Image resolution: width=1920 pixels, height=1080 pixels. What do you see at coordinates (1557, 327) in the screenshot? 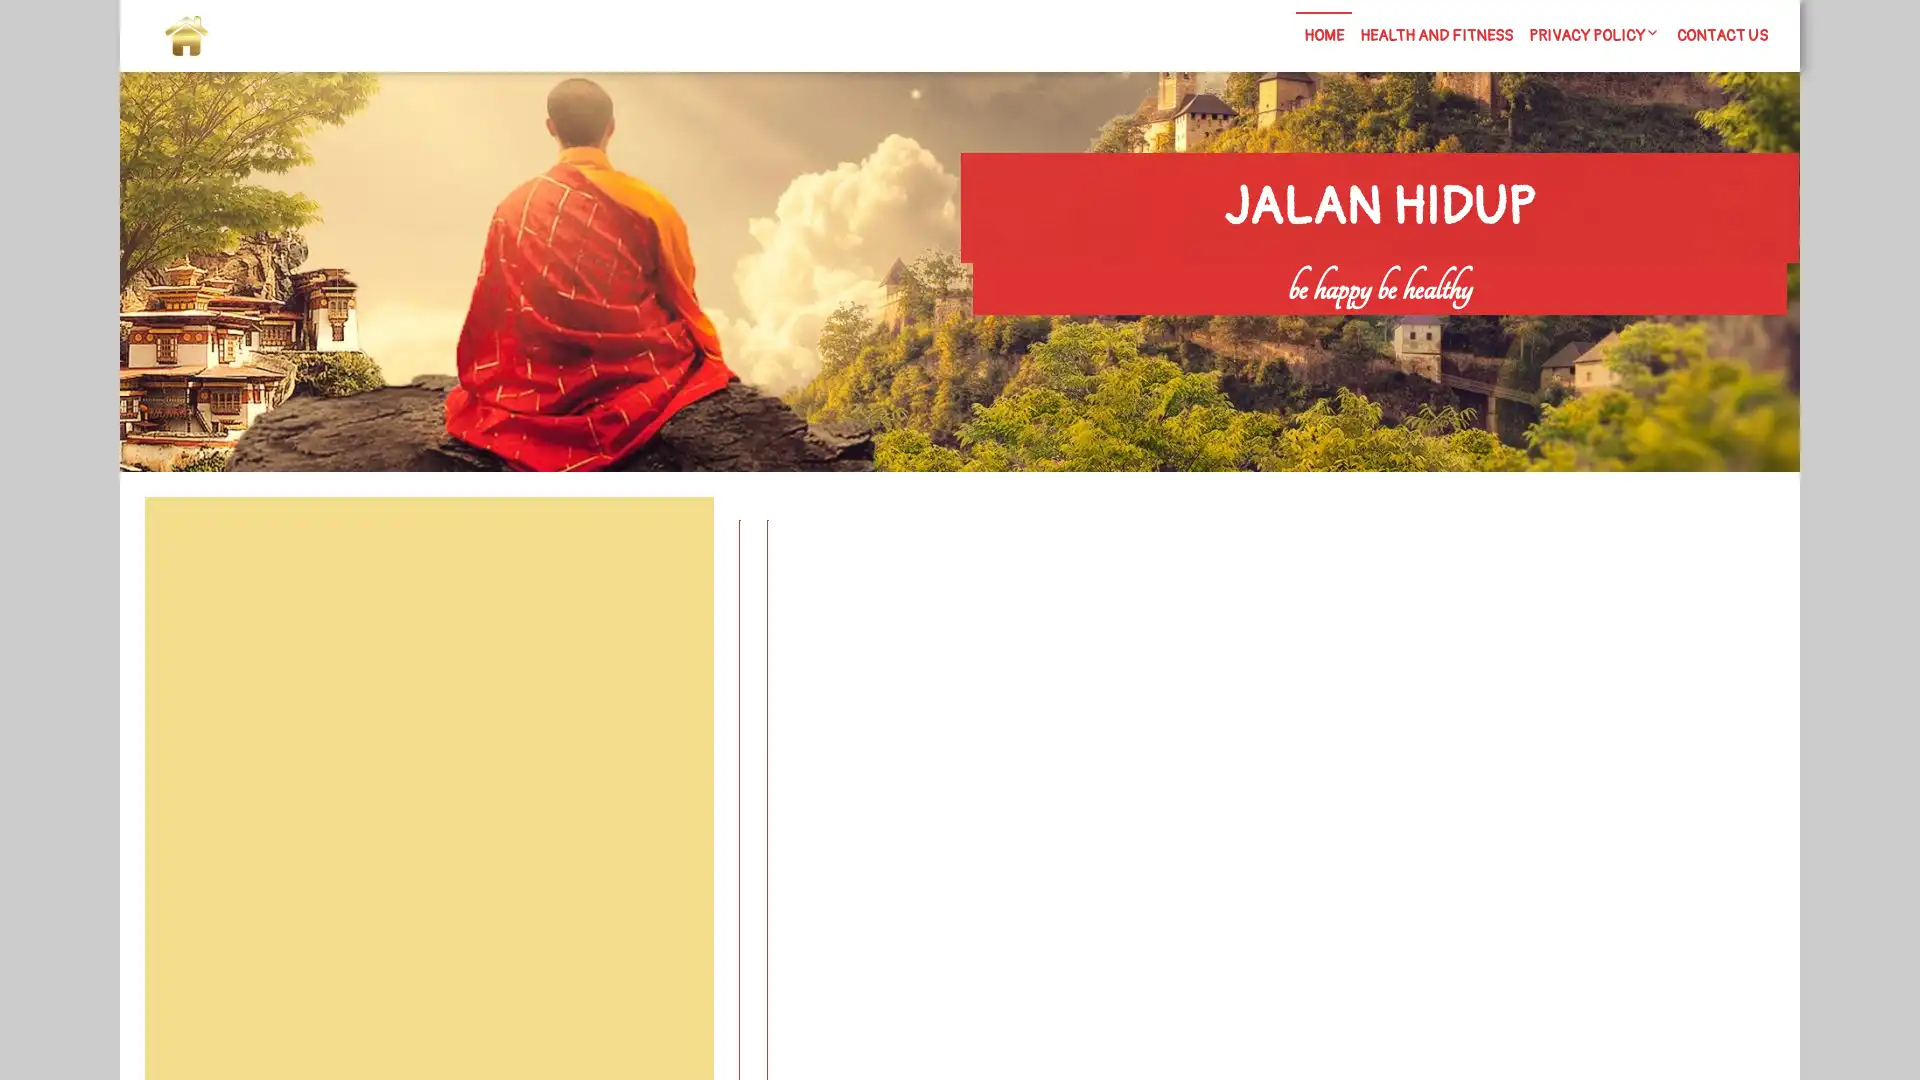
I see `Search` at bounding box center [1557, 327].